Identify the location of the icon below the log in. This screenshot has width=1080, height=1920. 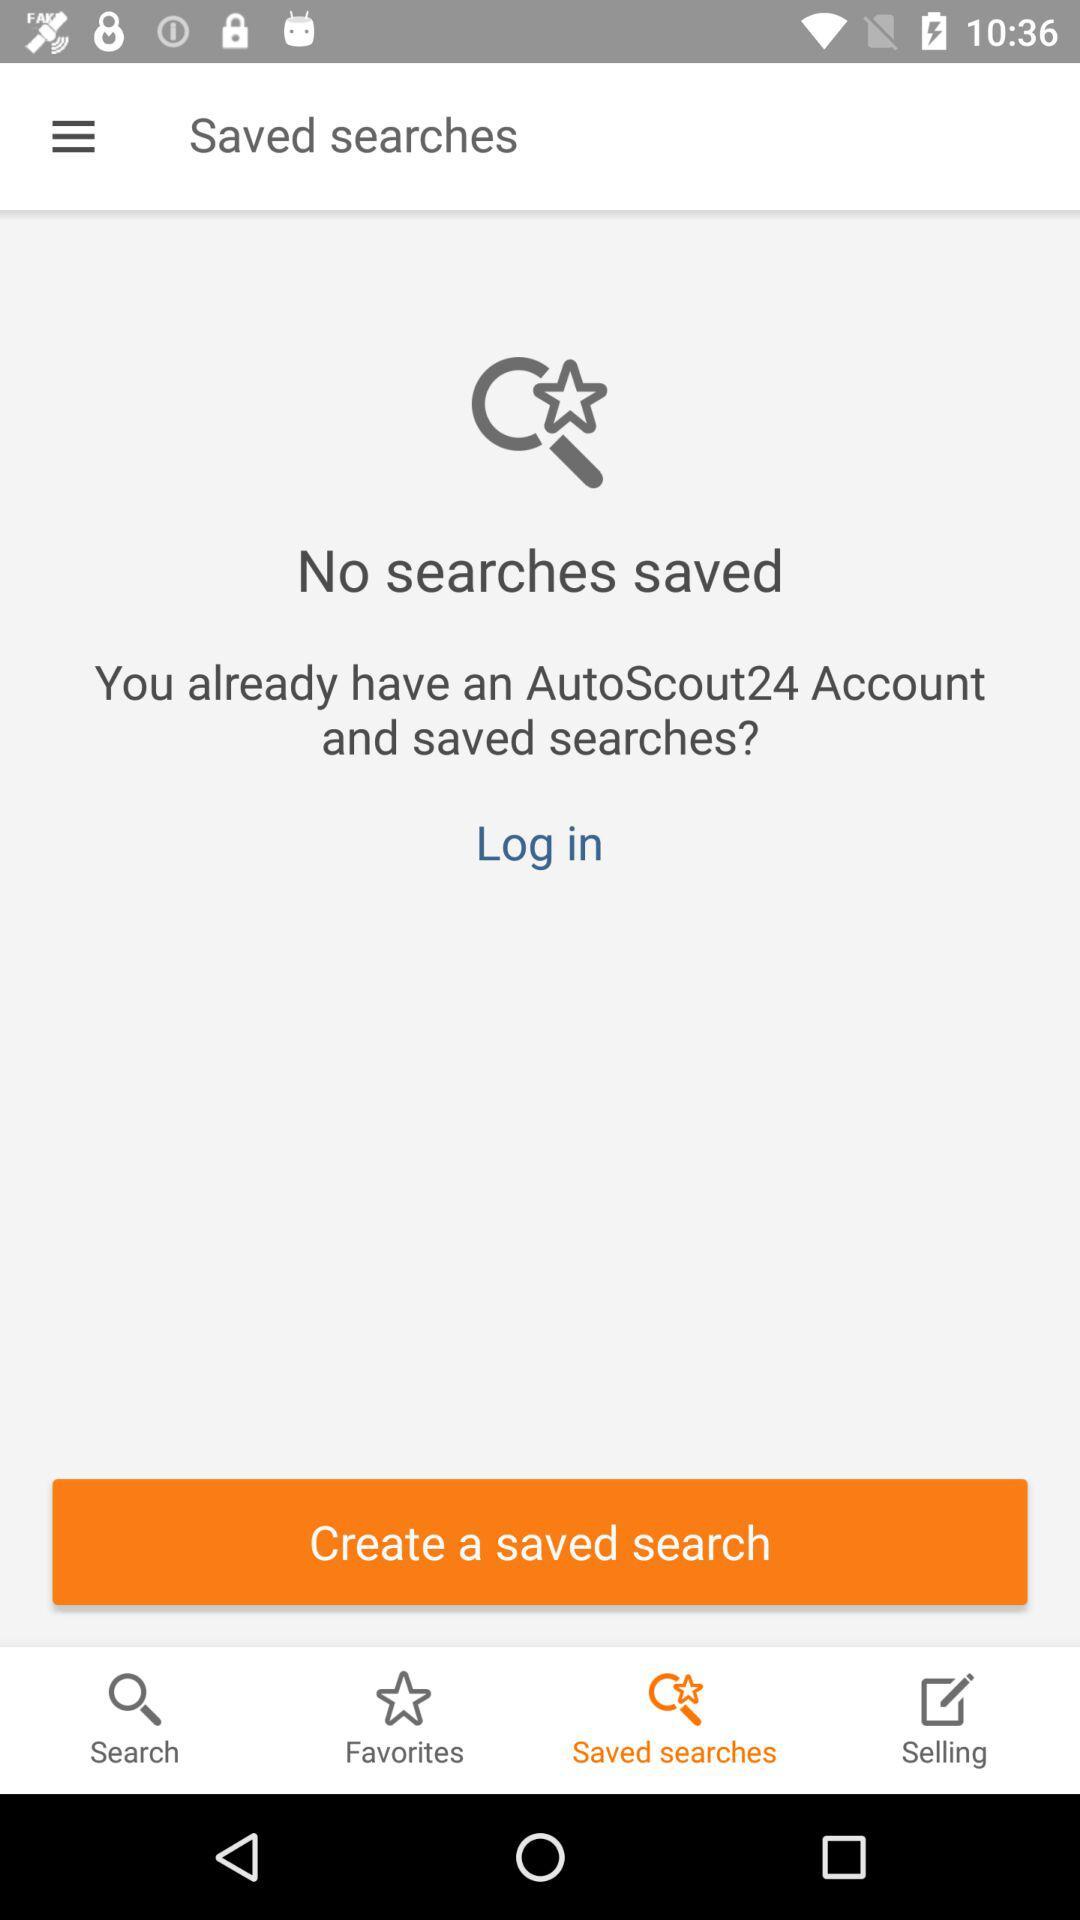
(540, 1540).